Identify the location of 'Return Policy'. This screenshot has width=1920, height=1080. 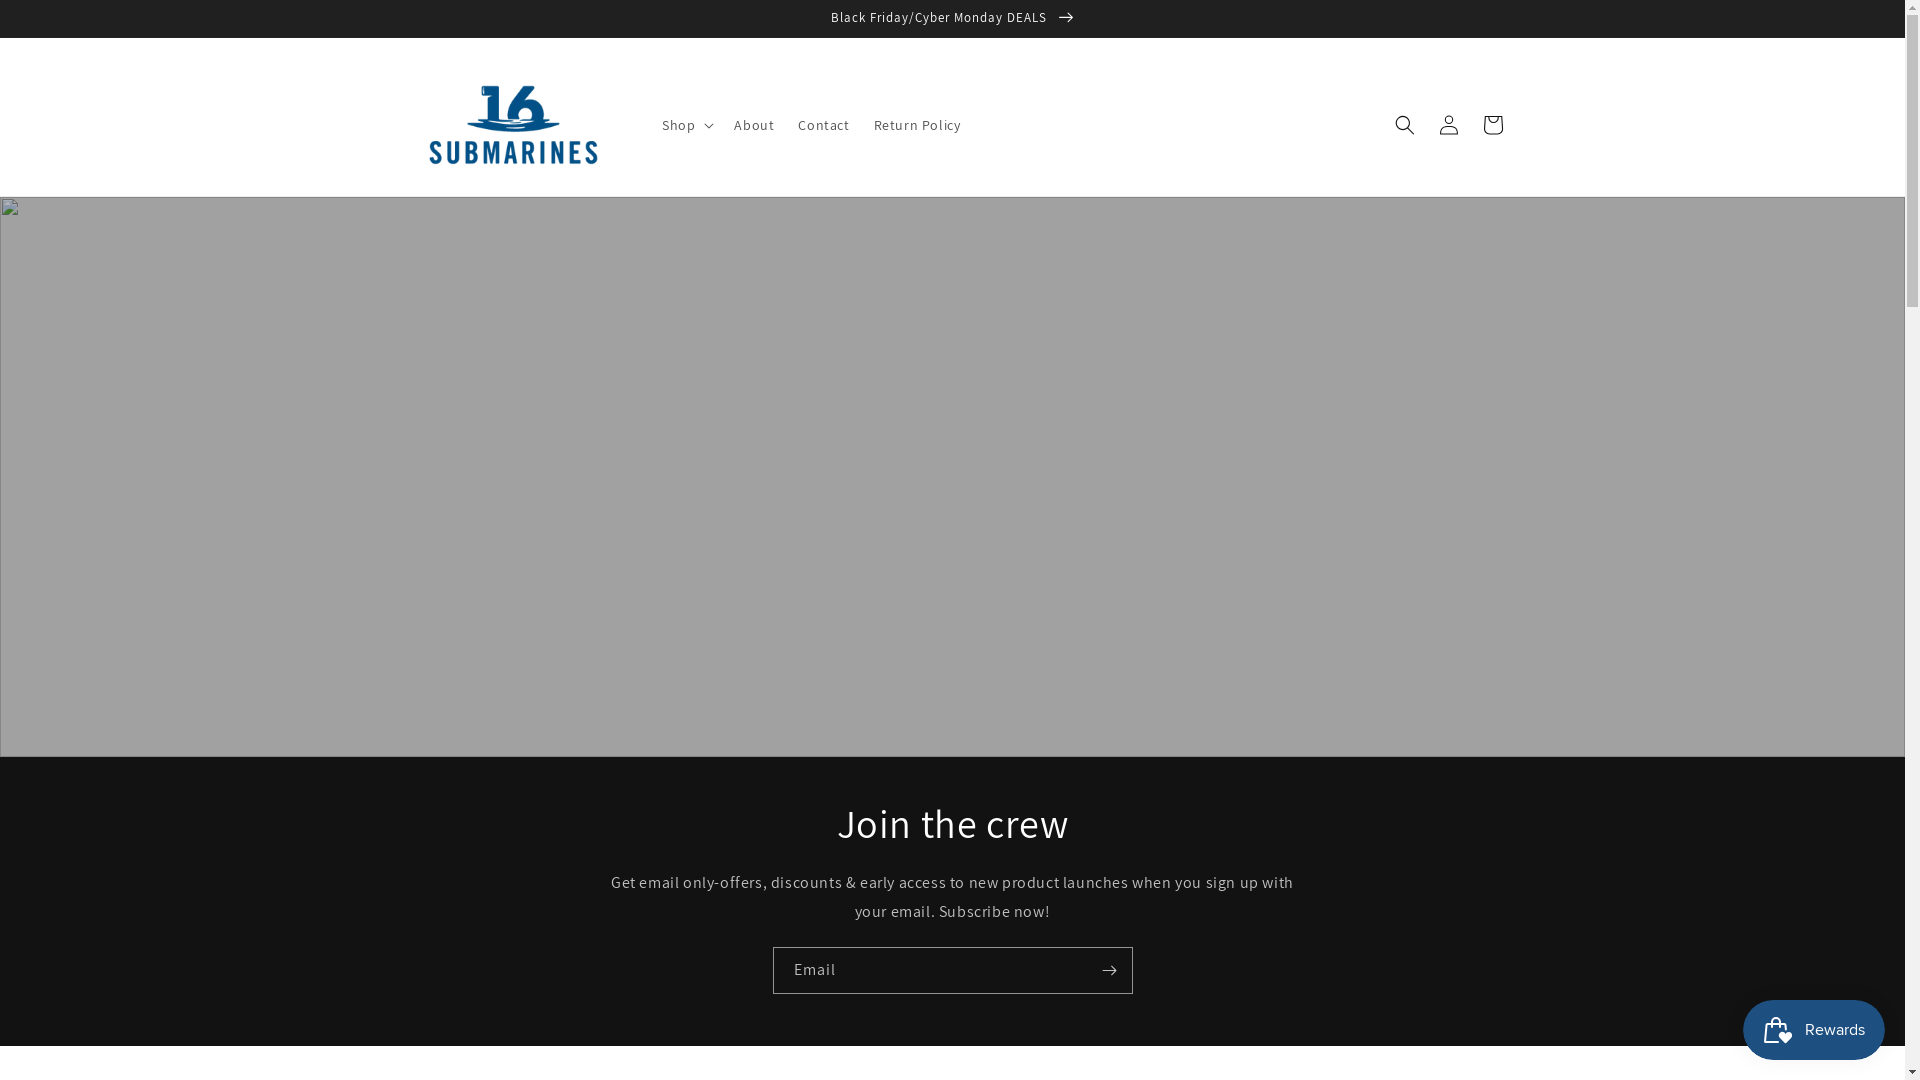
(916, 124).